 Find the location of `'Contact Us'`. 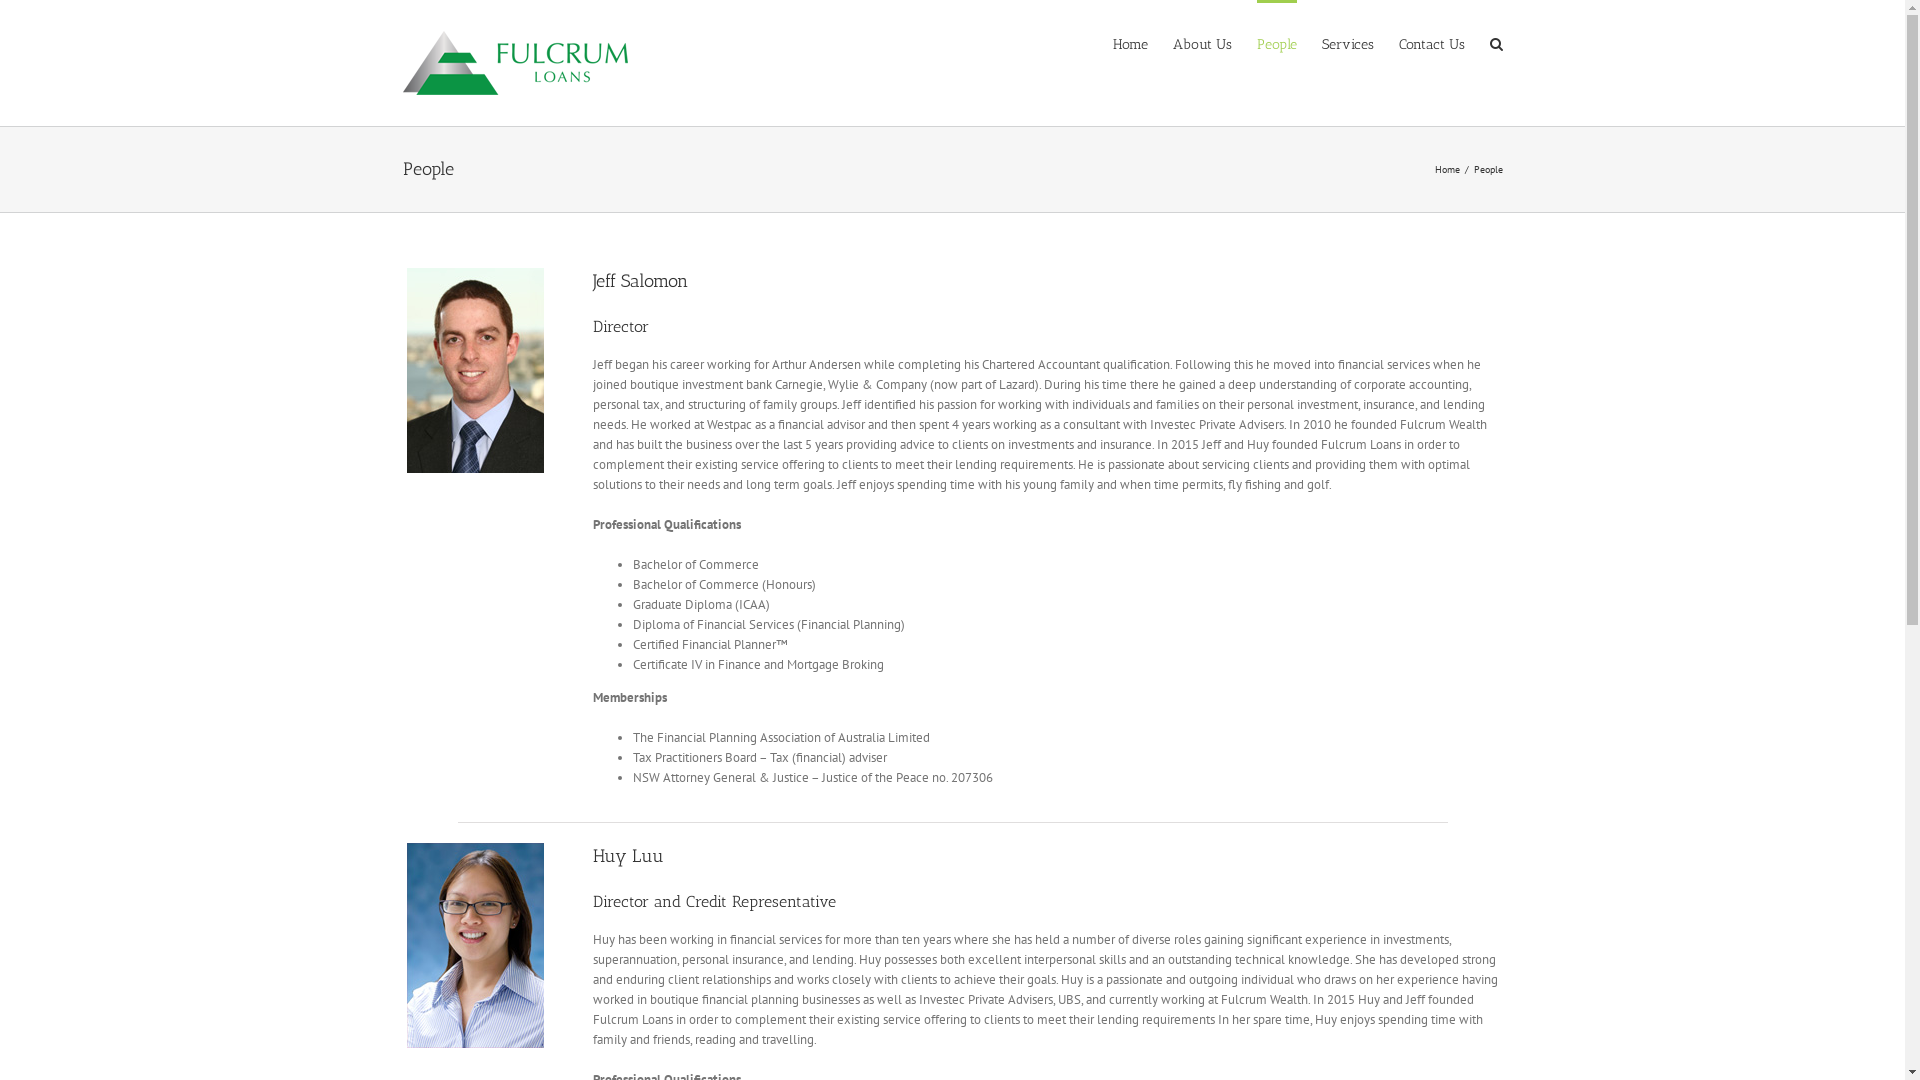

'Contact Us' is located at coordinates (1429, 42).